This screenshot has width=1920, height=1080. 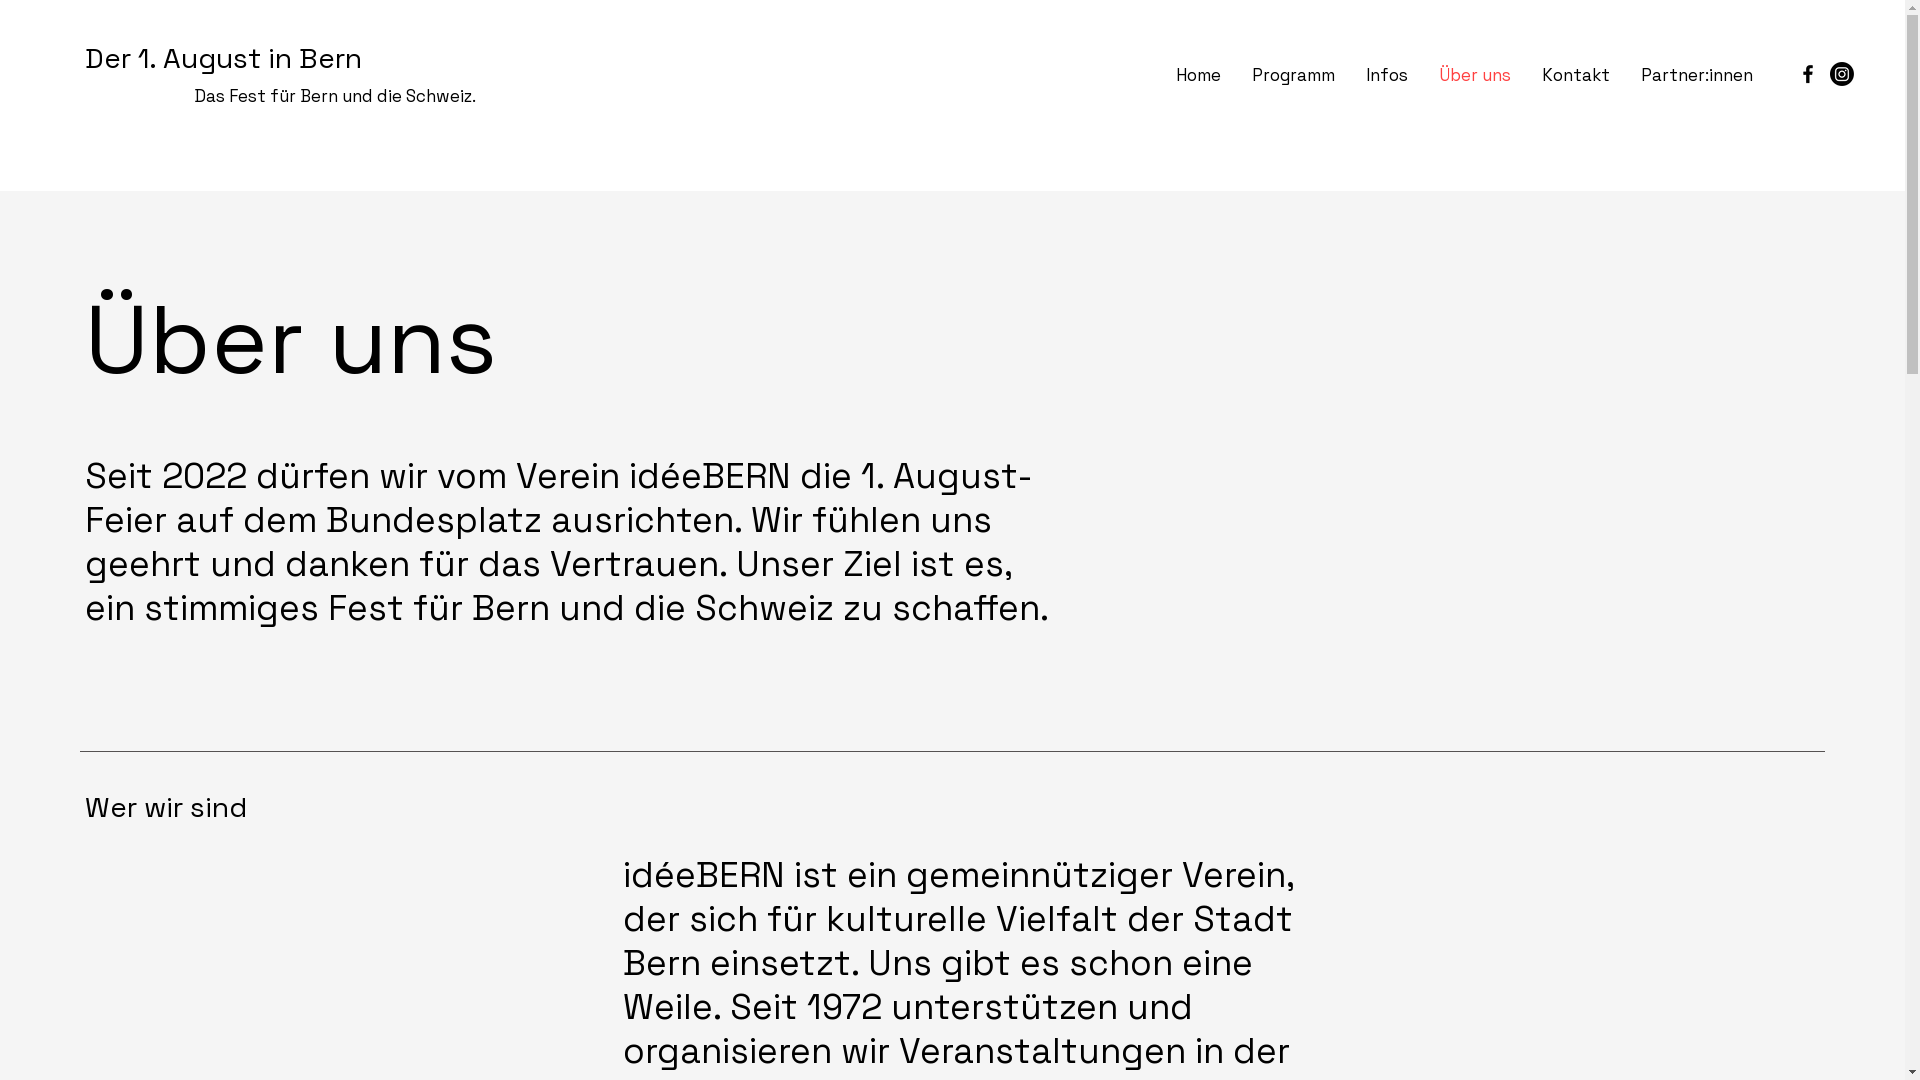 I want to click on 'Der 1. August in Bern', so click(x=223, y=56).